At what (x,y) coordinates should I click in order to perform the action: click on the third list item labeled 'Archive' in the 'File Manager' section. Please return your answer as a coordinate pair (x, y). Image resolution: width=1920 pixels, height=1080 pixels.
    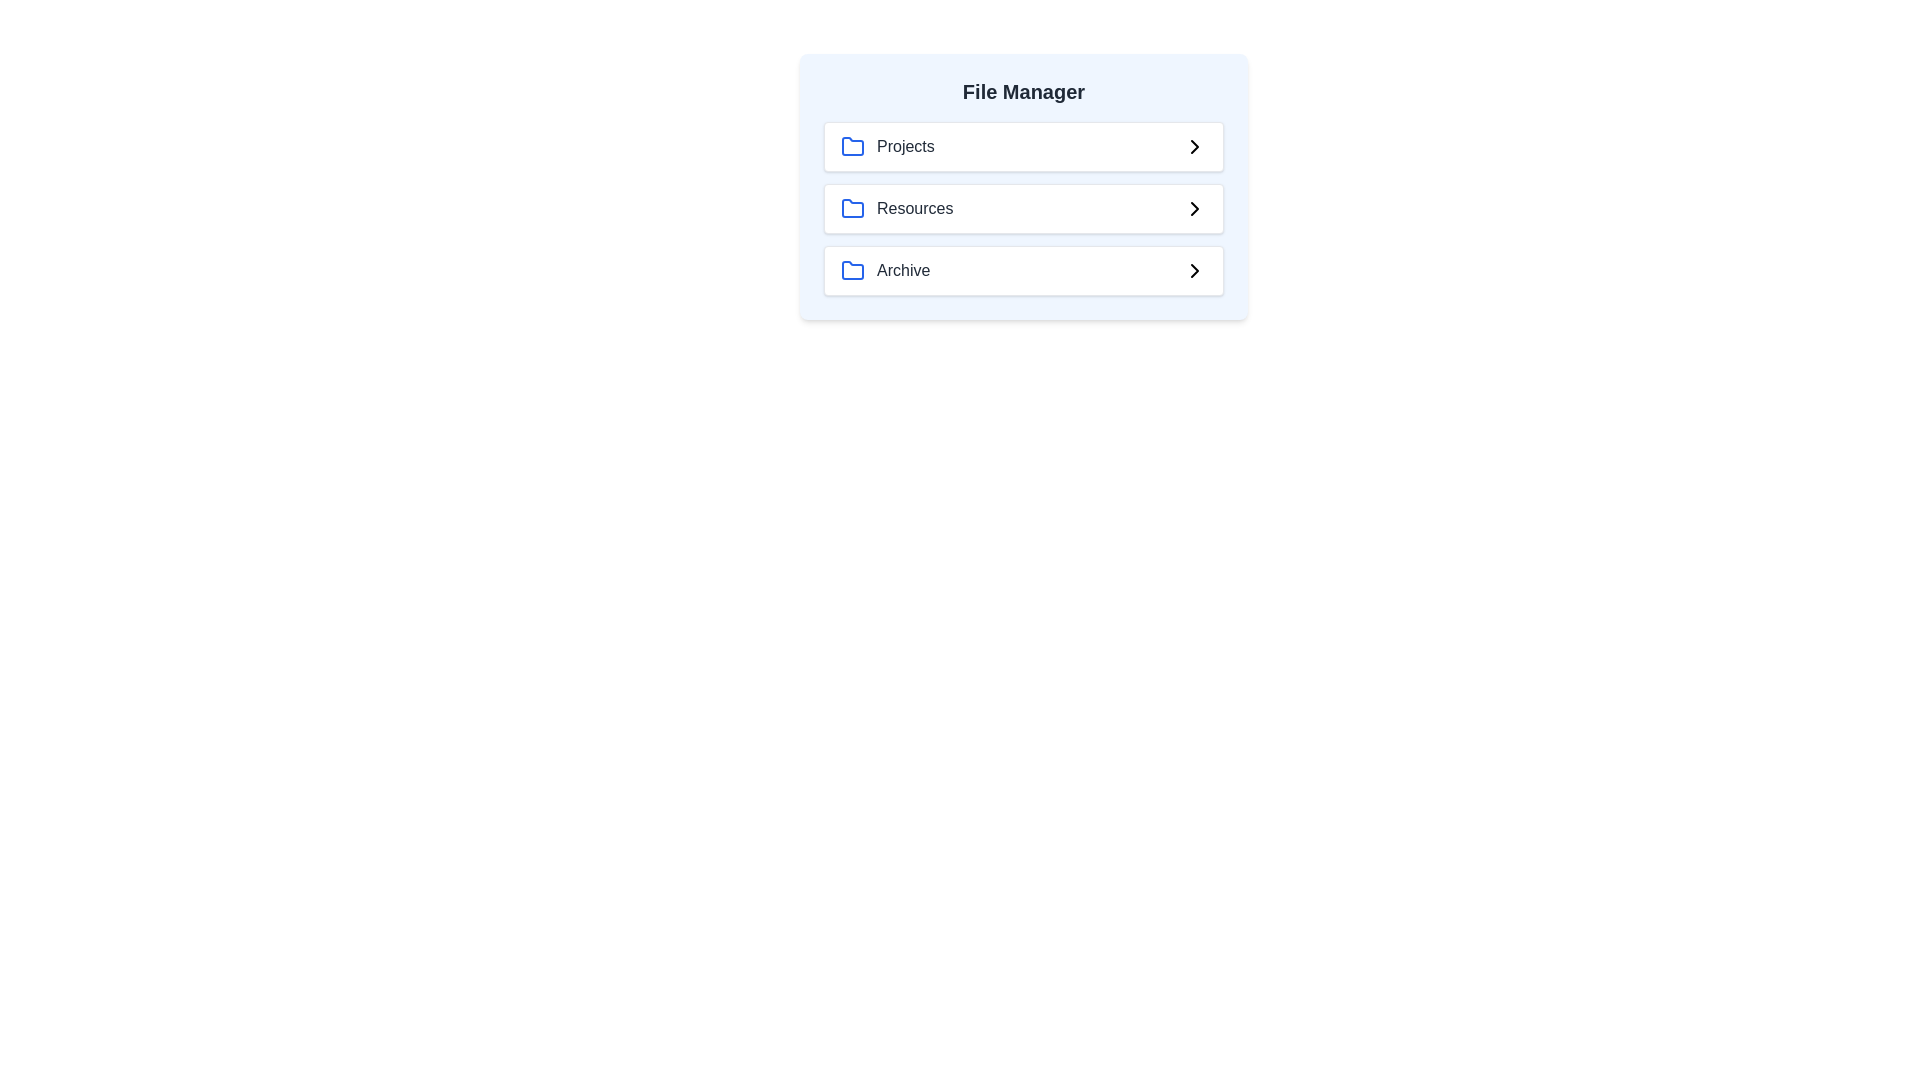
    Looking at the image, I should click on (1023, 270).